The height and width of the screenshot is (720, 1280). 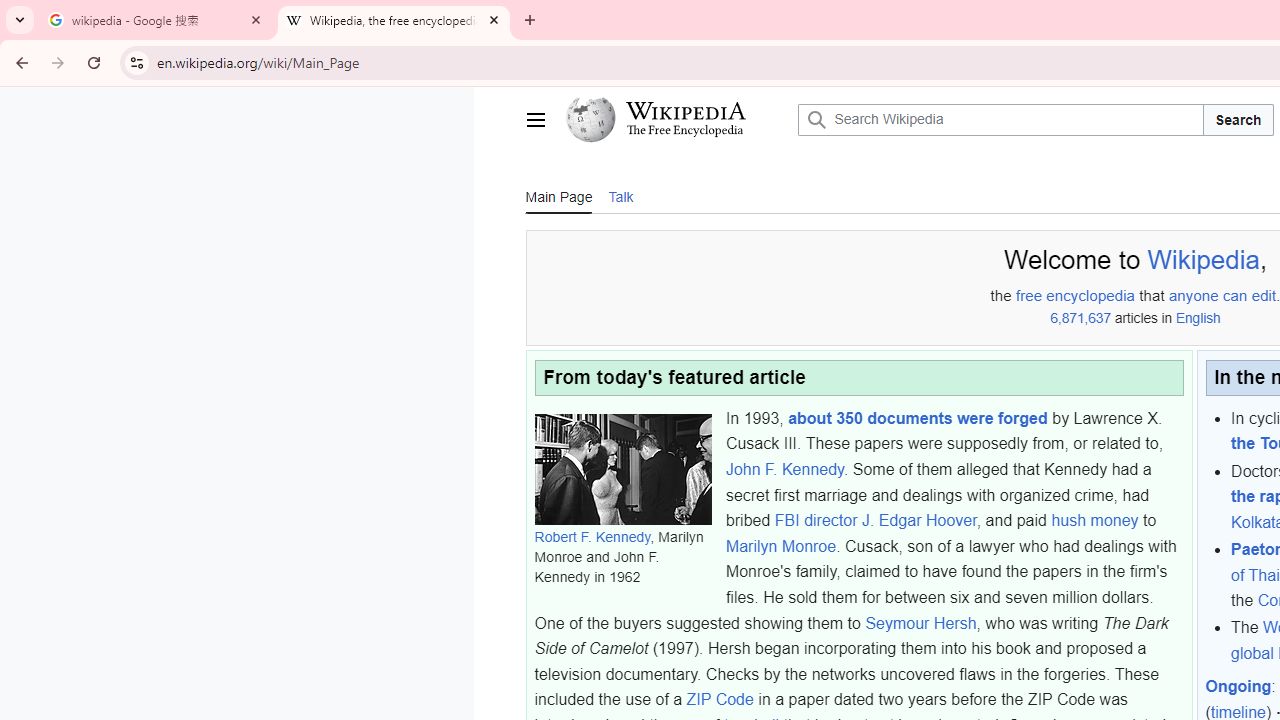 I want to click on 'Main Page', so click(x=558, y=196).